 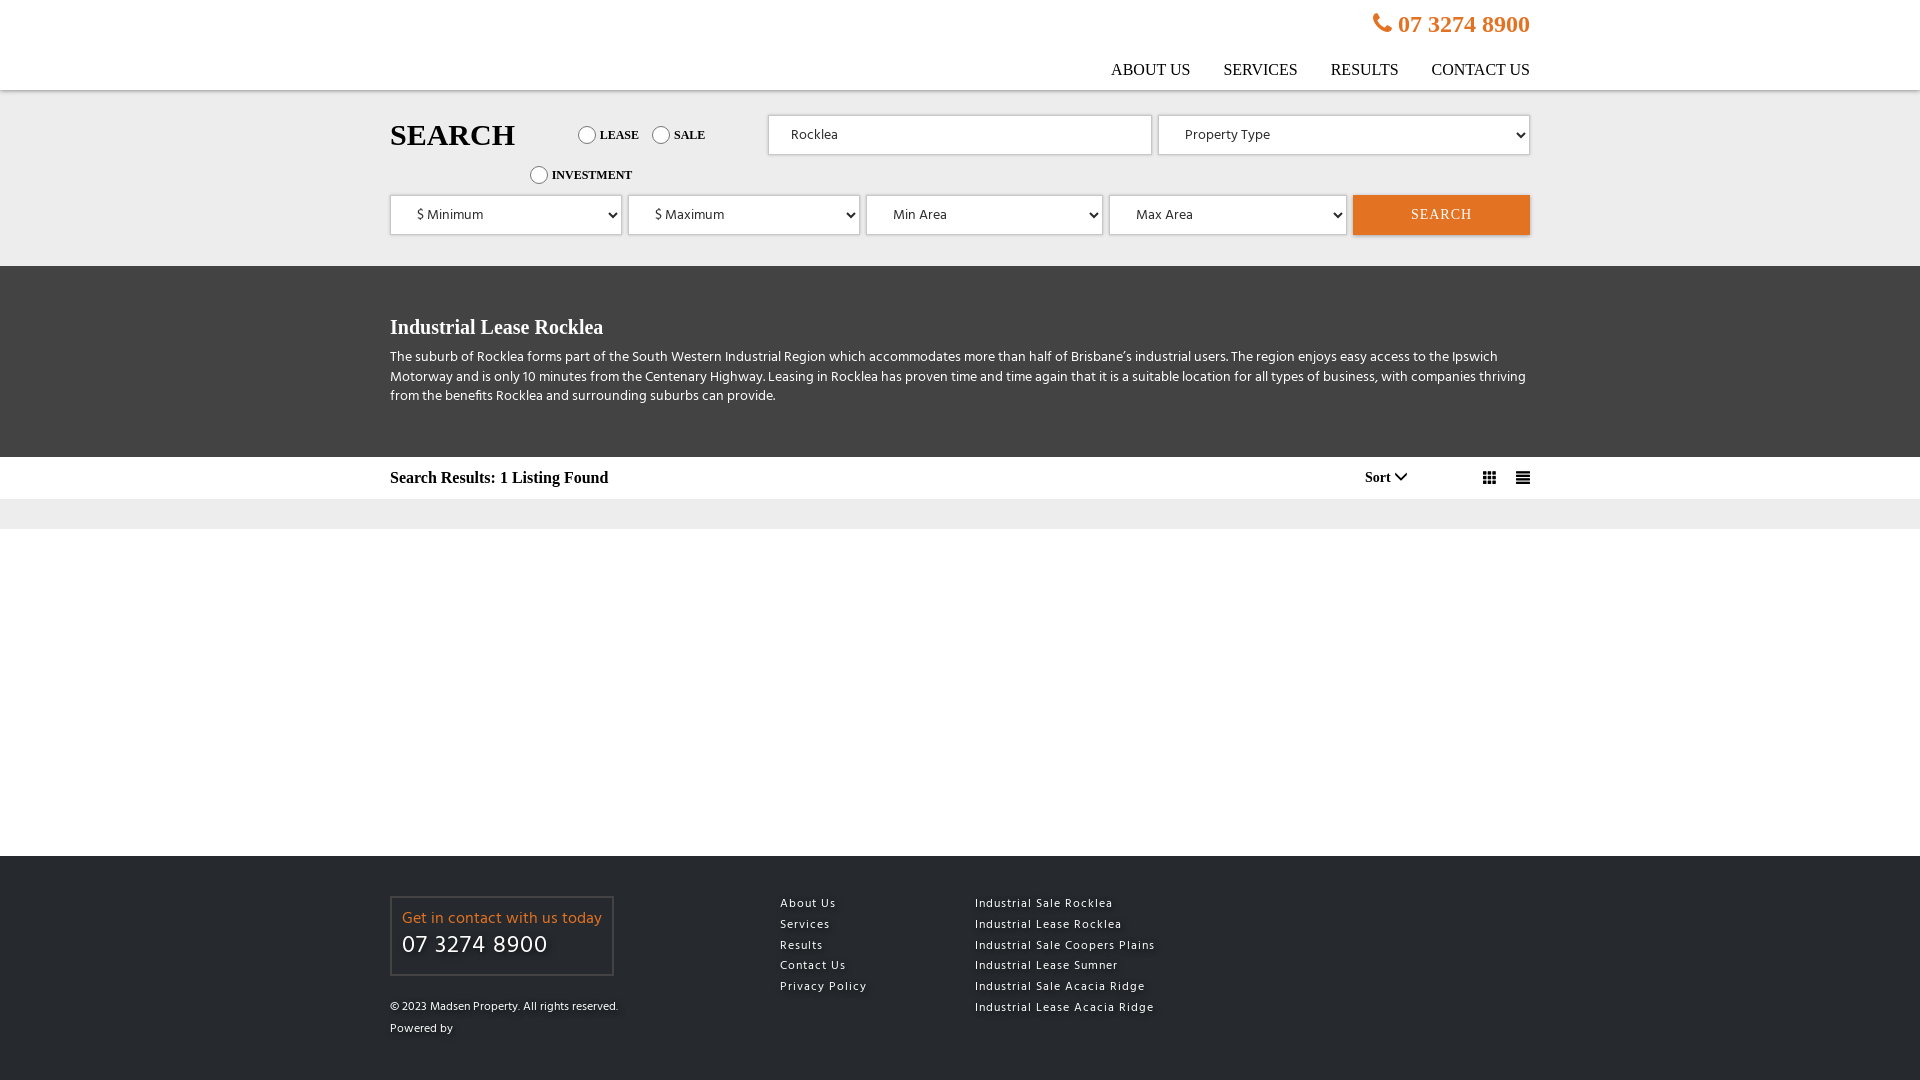 I want to click on 'ABOUT US', so click(x=1135, y=68).